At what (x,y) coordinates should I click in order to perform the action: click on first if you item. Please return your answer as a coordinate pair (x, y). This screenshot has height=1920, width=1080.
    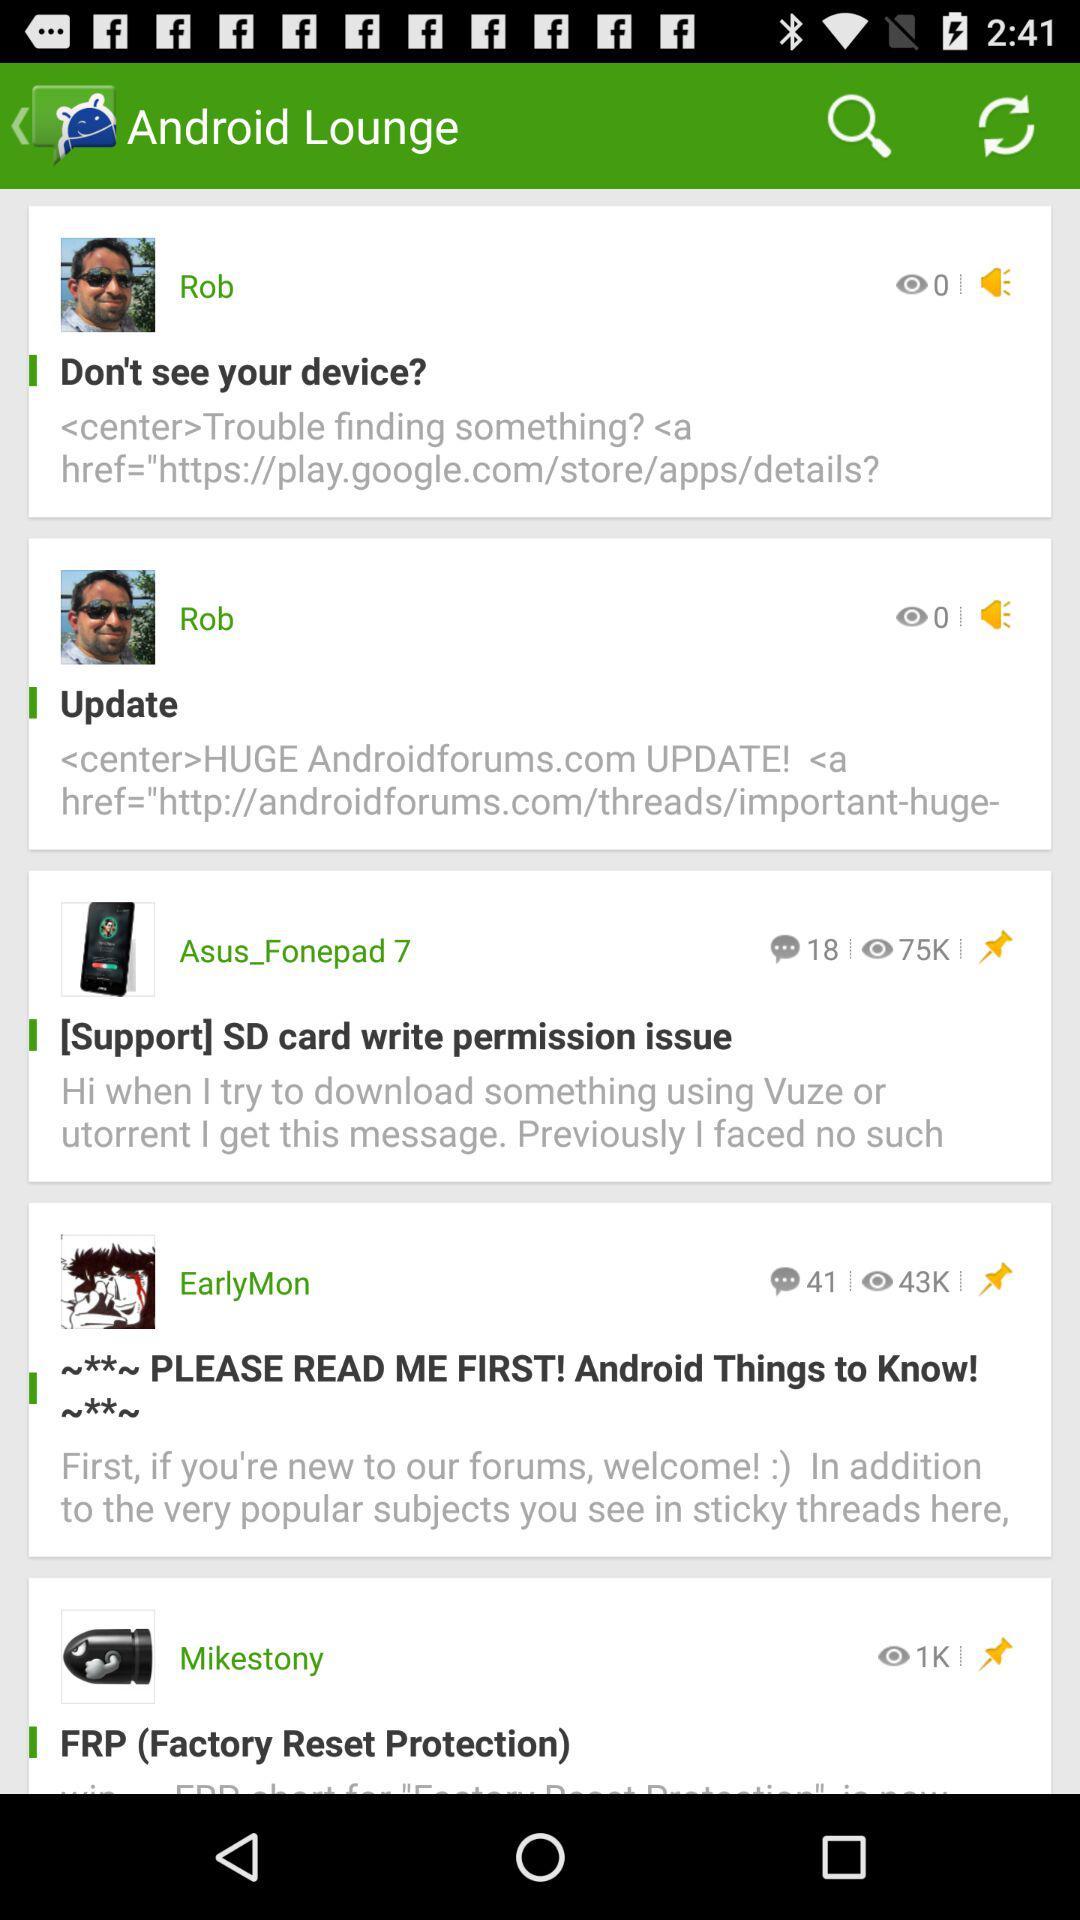
    Looking at the image, I should click on (540, 1498).